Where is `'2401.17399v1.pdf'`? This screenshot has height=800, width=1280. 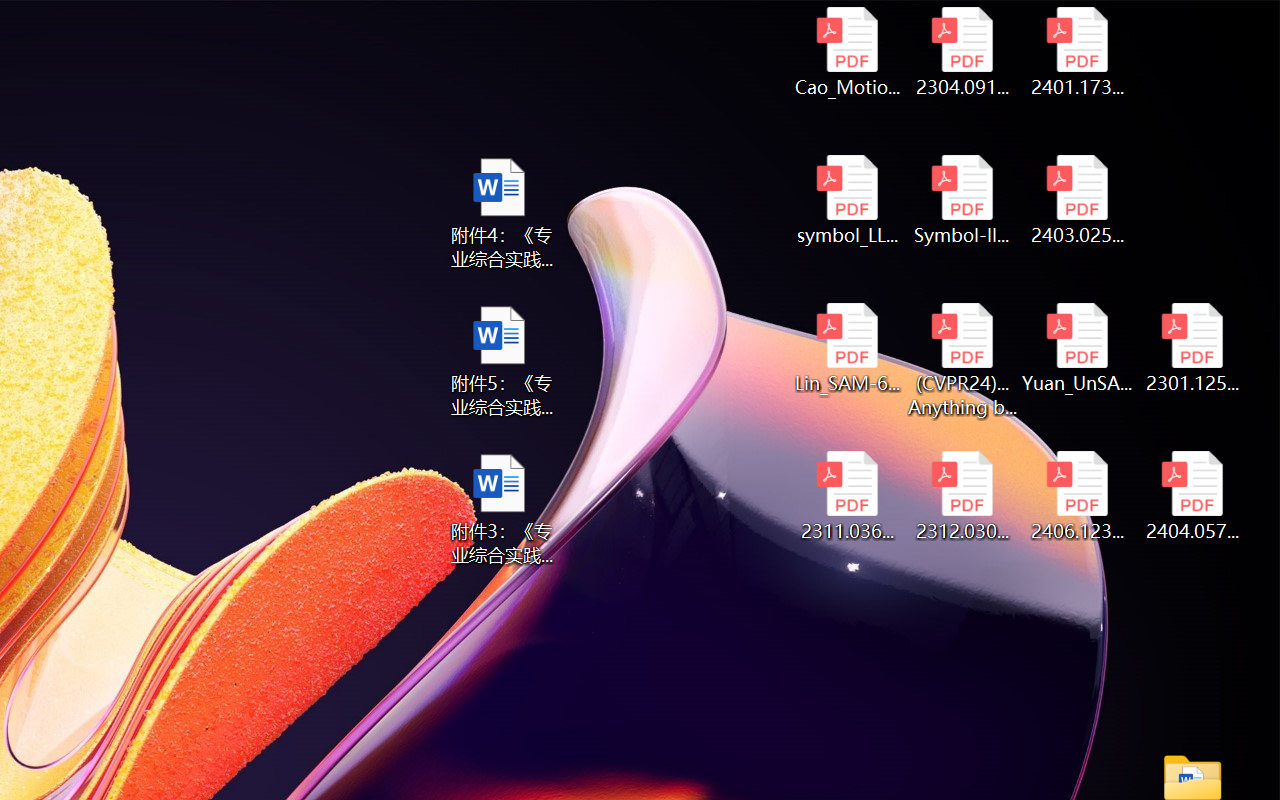 '2401.17399v1.pdf' is located at coordinates (1076, 51).